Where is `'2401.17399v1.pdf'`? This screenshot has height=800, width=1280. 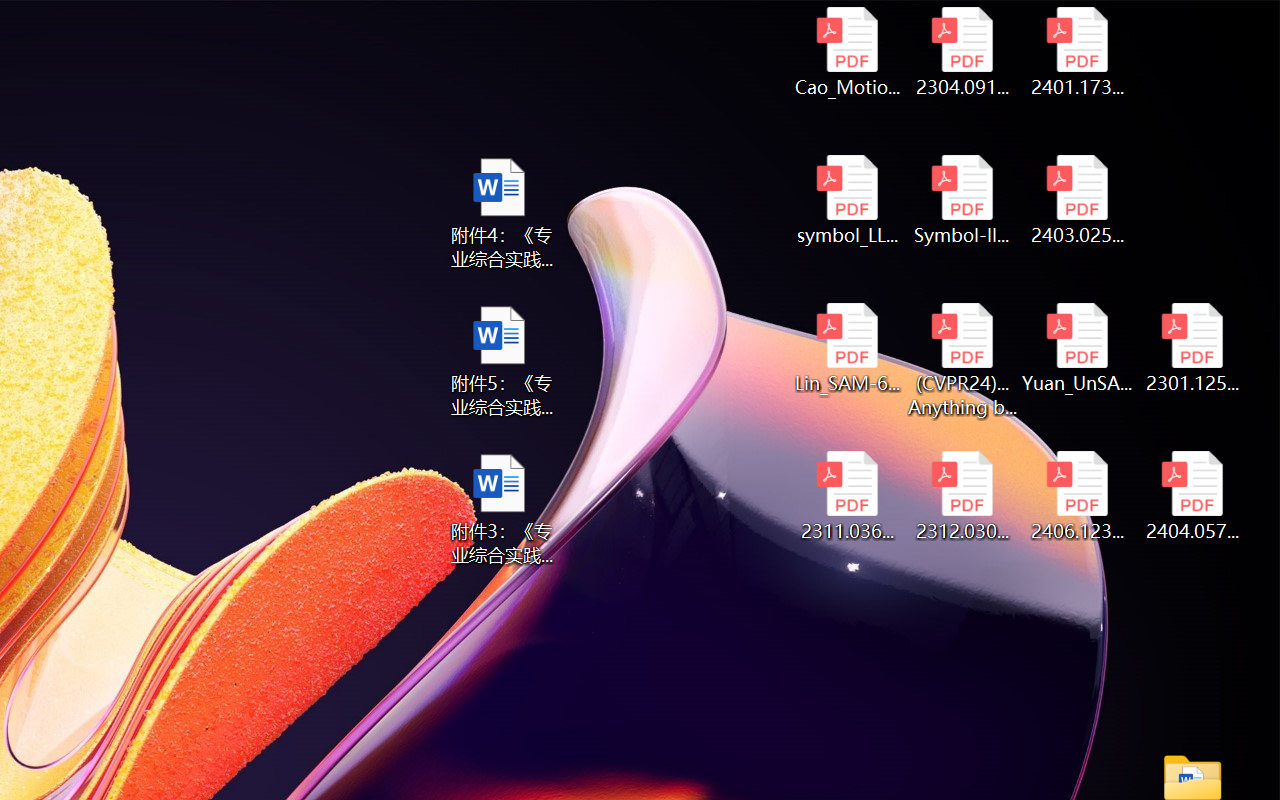 '2401.17399v1.pdf' is located at coordinates (1076, 51).